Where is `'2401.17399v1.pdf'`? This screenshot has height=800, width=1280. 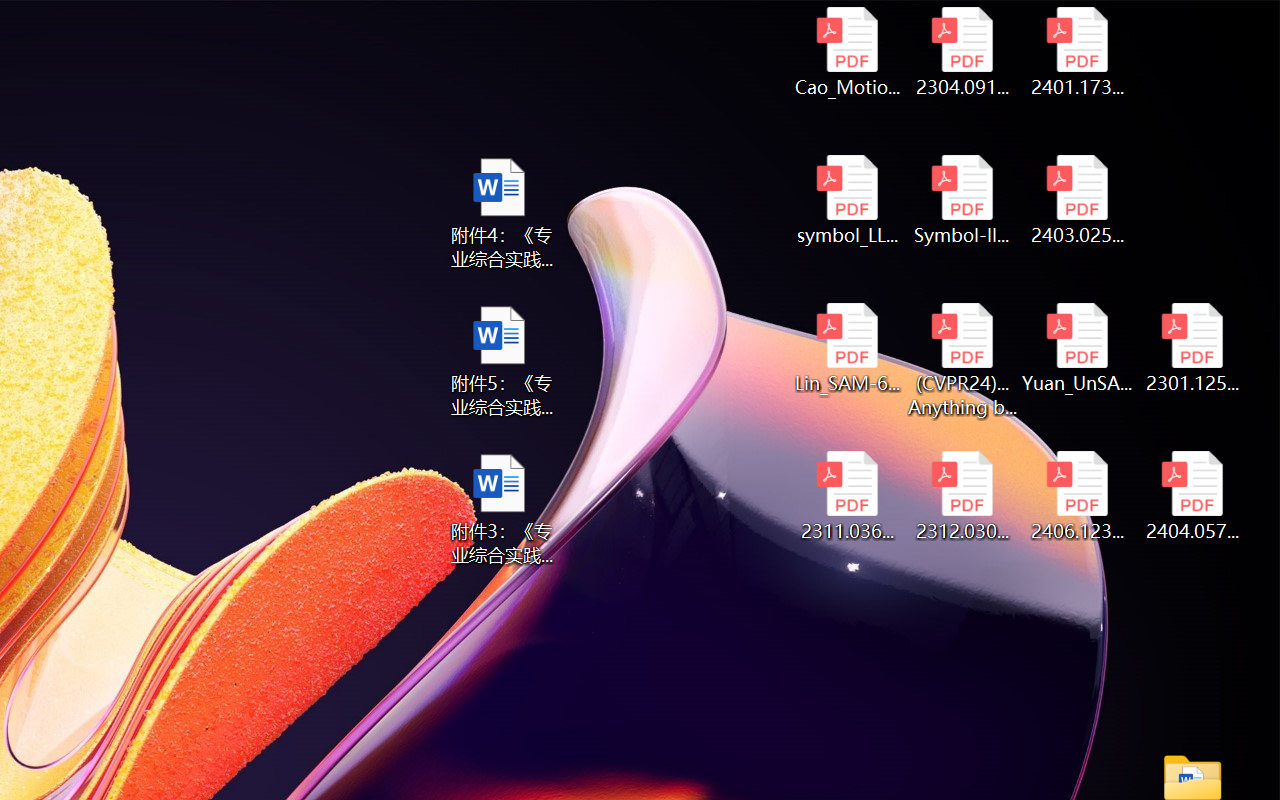 '2401.17399v1.pdf' is located at coordinates (1076, 51).